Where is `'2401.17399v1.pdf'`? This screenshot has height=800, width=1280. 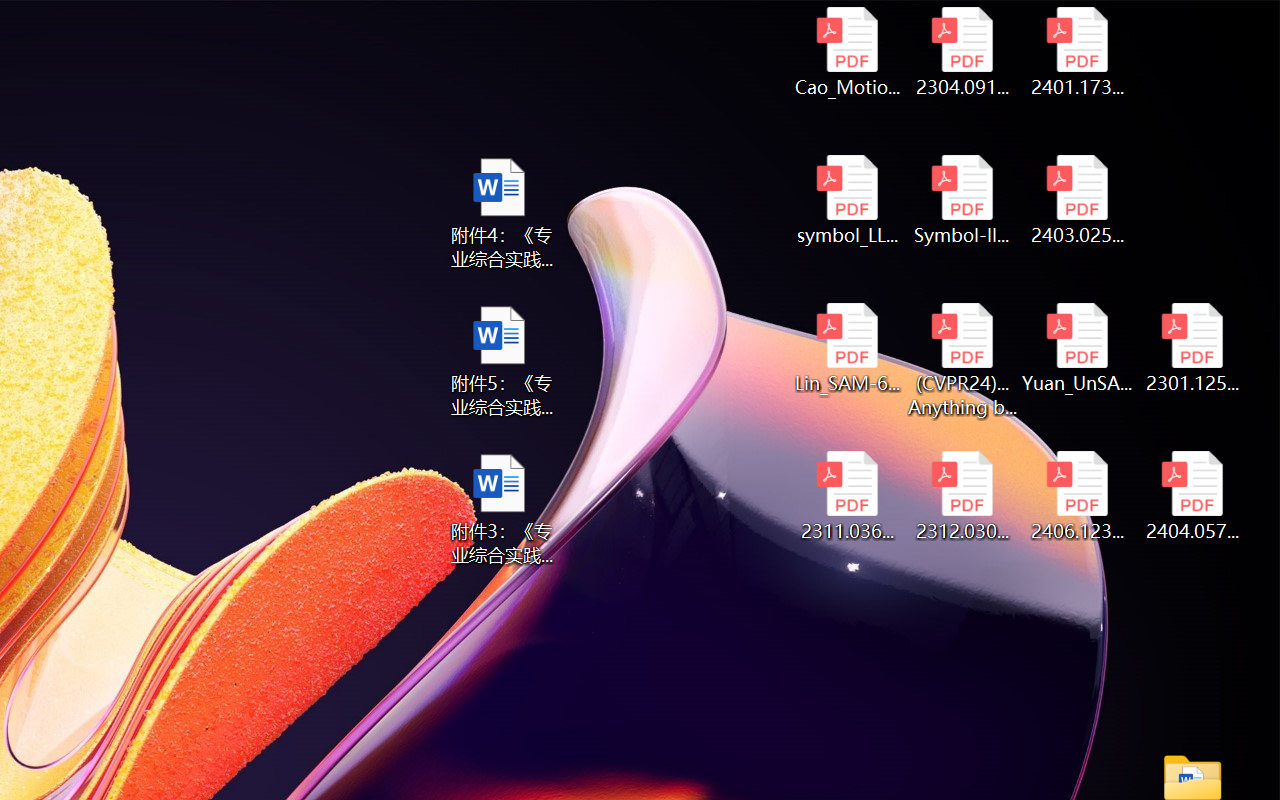 '2401.17399v1.pdf' is located at coordinates (1076, 51).